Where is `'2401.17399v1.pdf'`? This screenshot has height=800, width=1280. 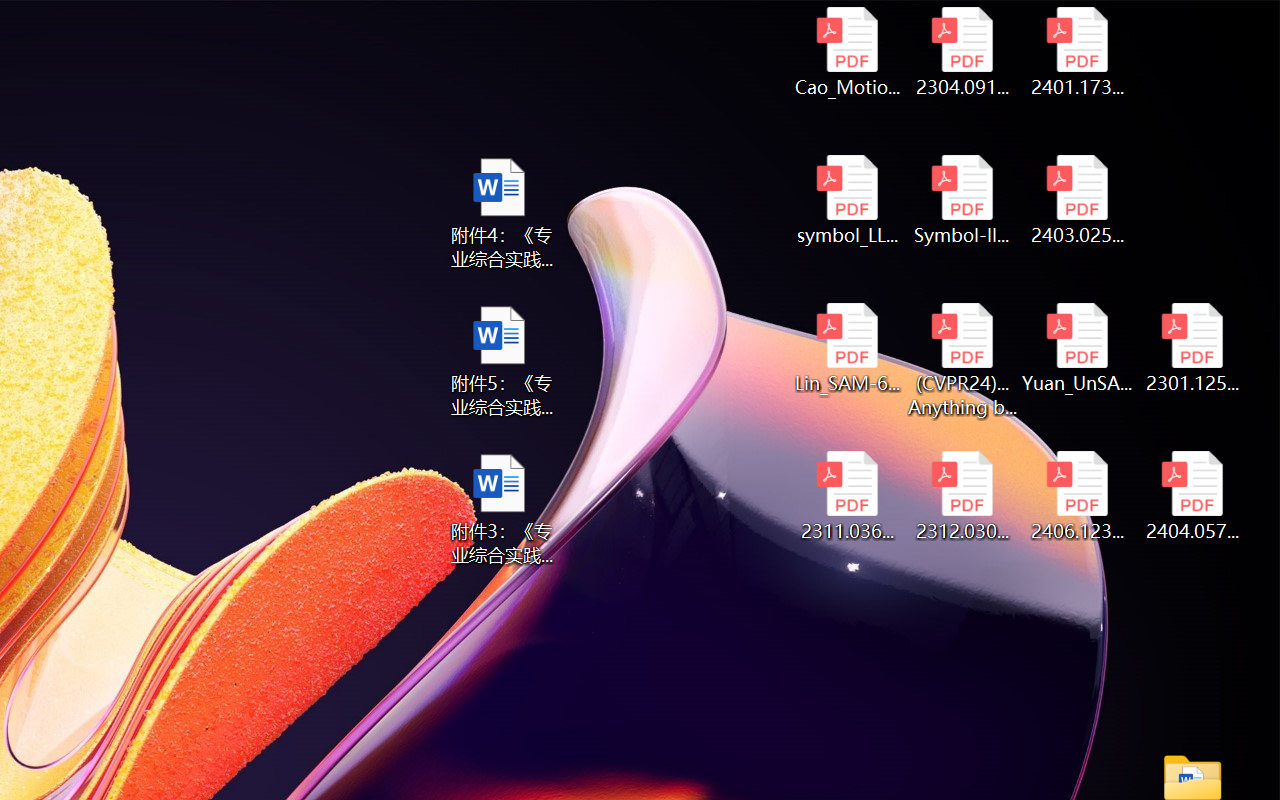 '2401.17399v1.pdf' is located at coordinates (1076, 51).